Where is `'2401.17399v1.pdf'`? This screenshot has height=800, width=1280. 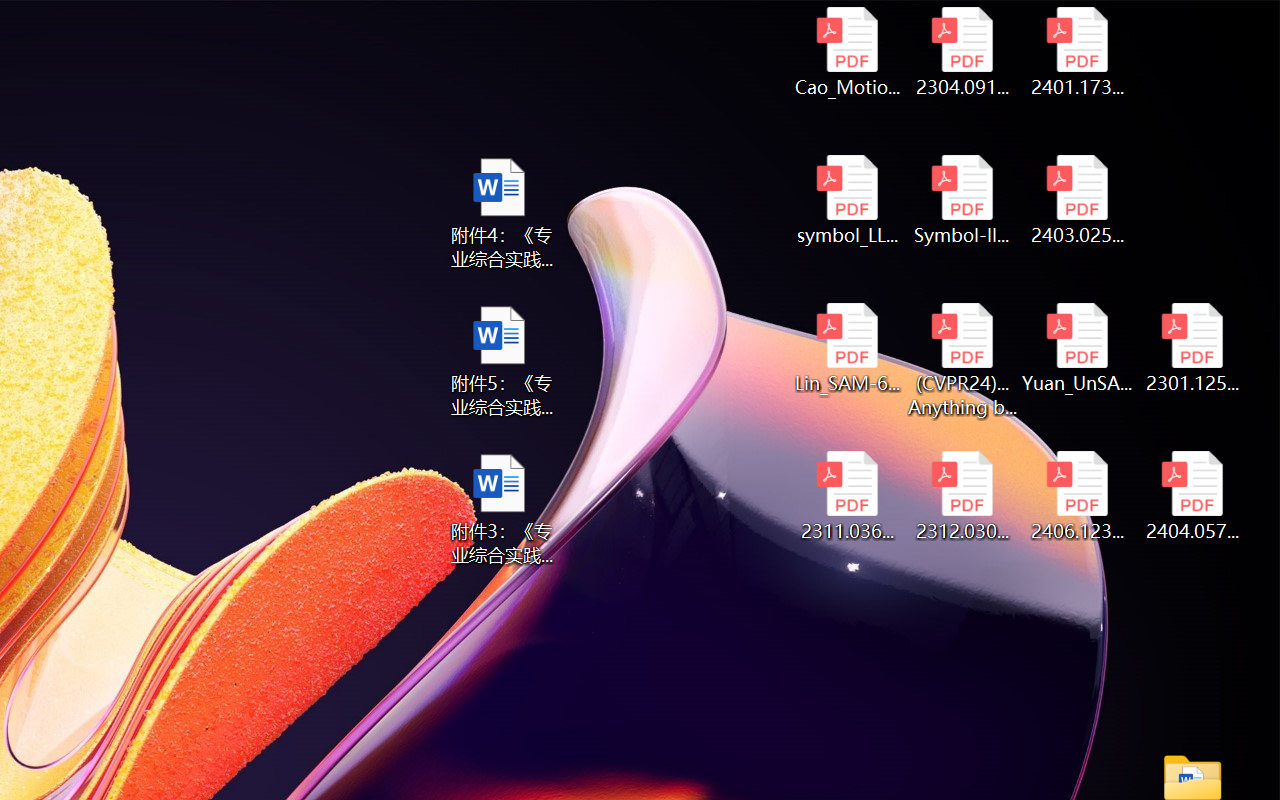 '2401.17399v1.pdf' is located at coordinates (1076, 51).